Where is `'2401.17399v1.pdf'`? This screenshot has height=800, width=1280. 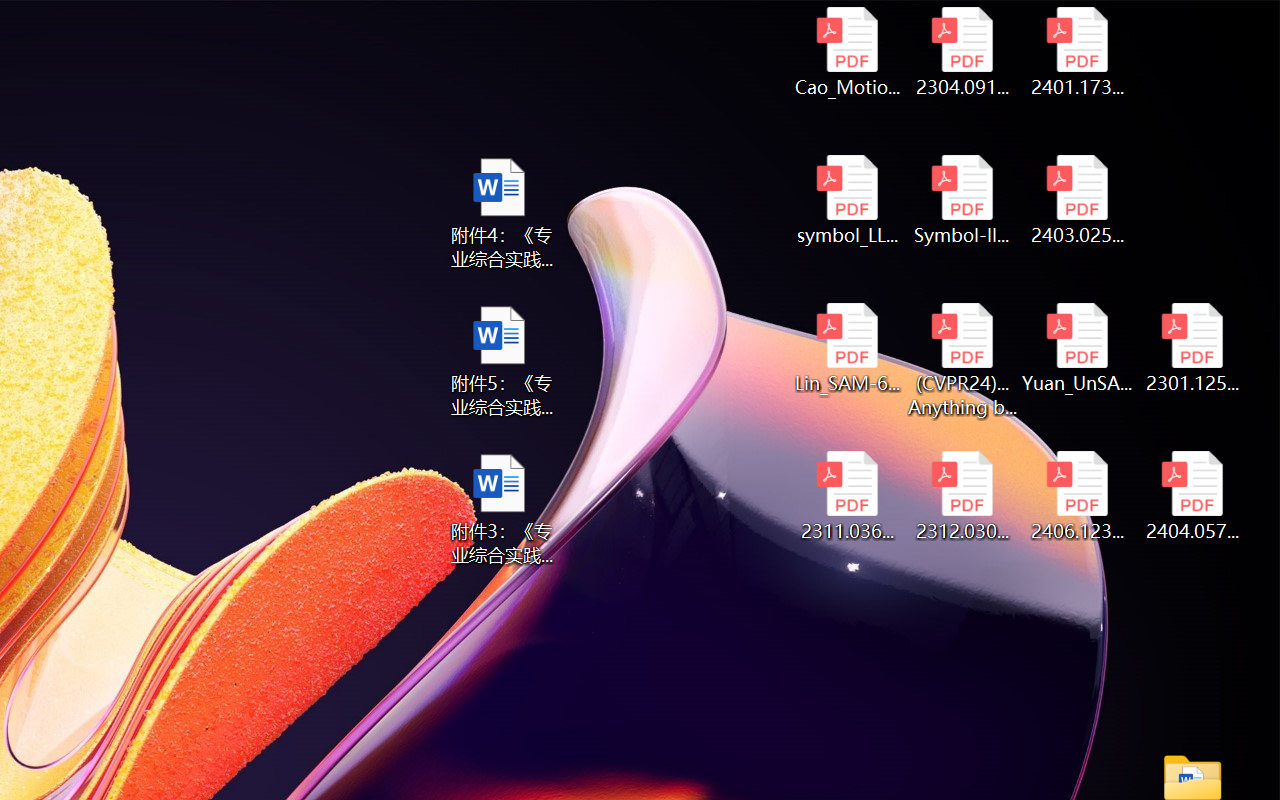 '2401.17399v1.pdf' is located at coordinates (1076, 51).